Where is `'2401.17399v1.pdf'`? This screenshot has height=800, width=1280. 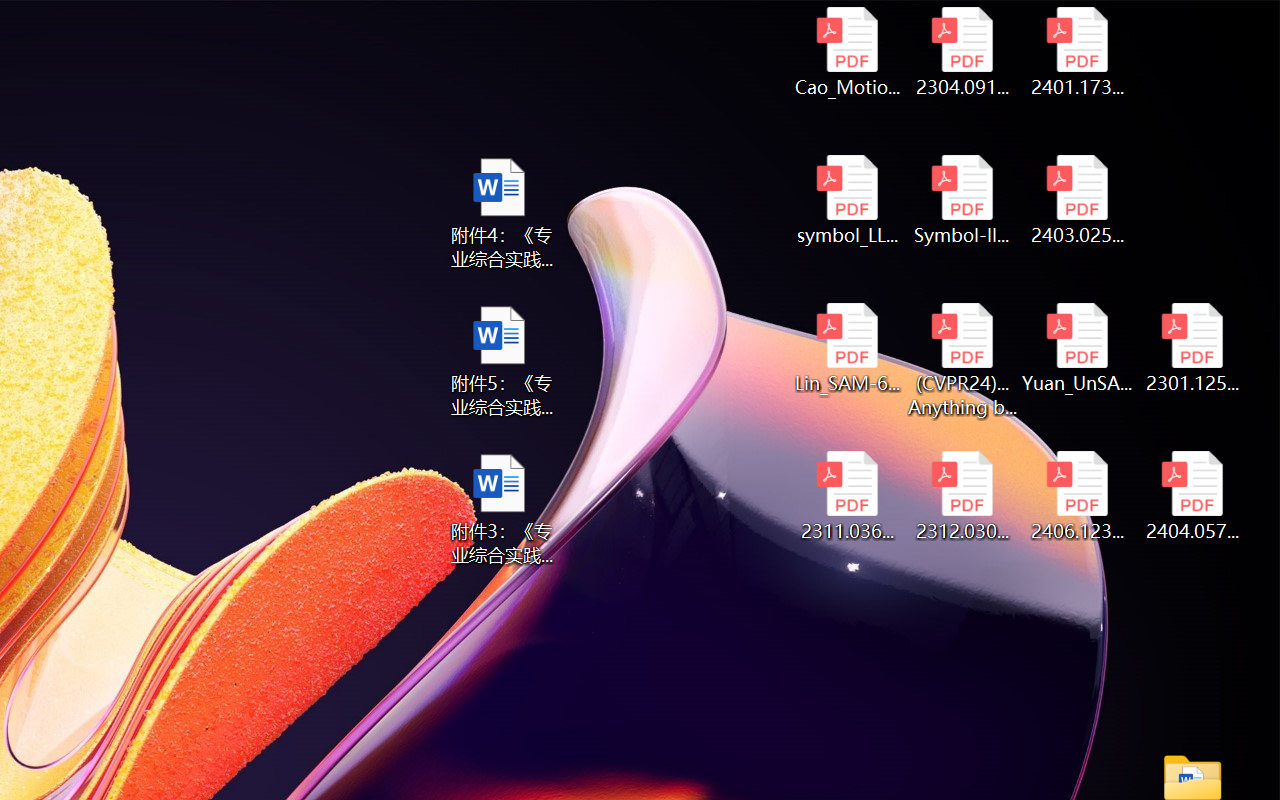 '2401.17399v1.pdf' is located at coordinates (1076, 51).